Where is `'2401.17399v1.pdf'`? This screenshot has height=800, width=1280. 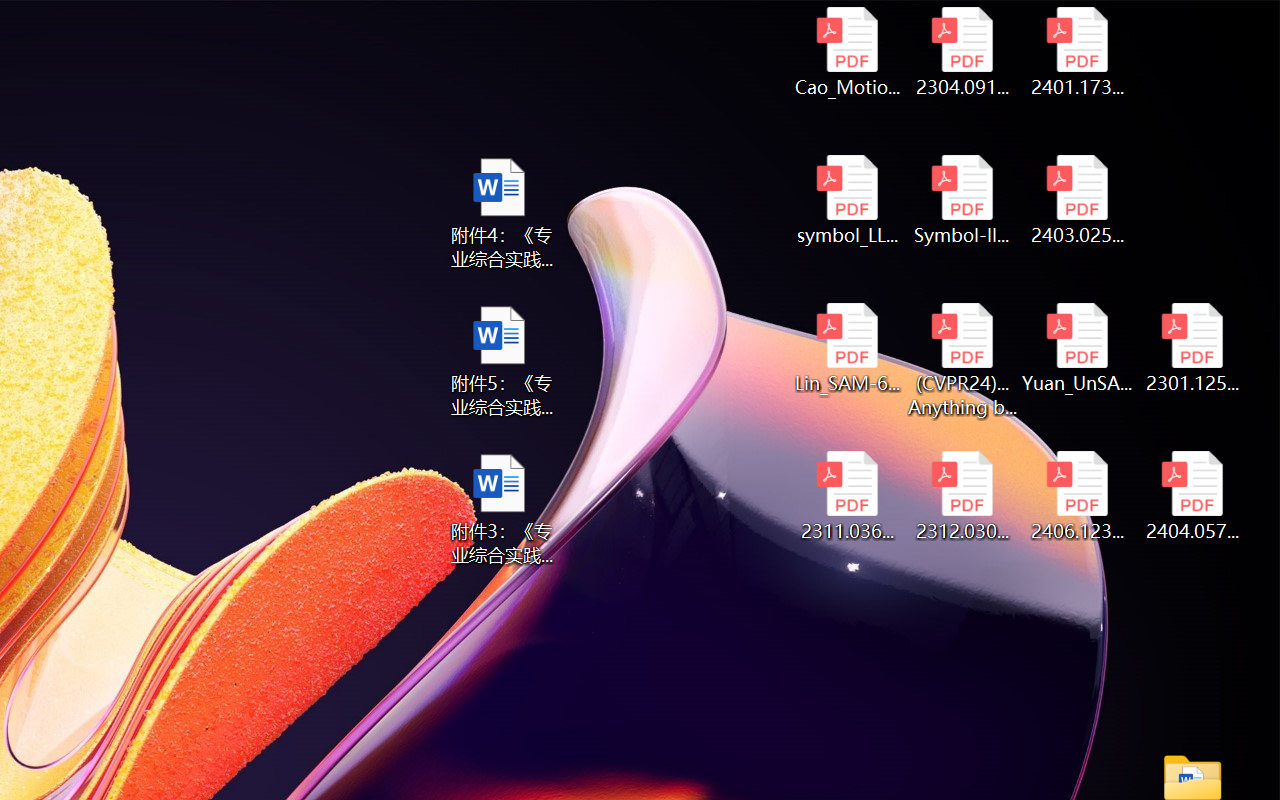 '2401.17399v1.pdf' is located at coordinates (1076, 51).